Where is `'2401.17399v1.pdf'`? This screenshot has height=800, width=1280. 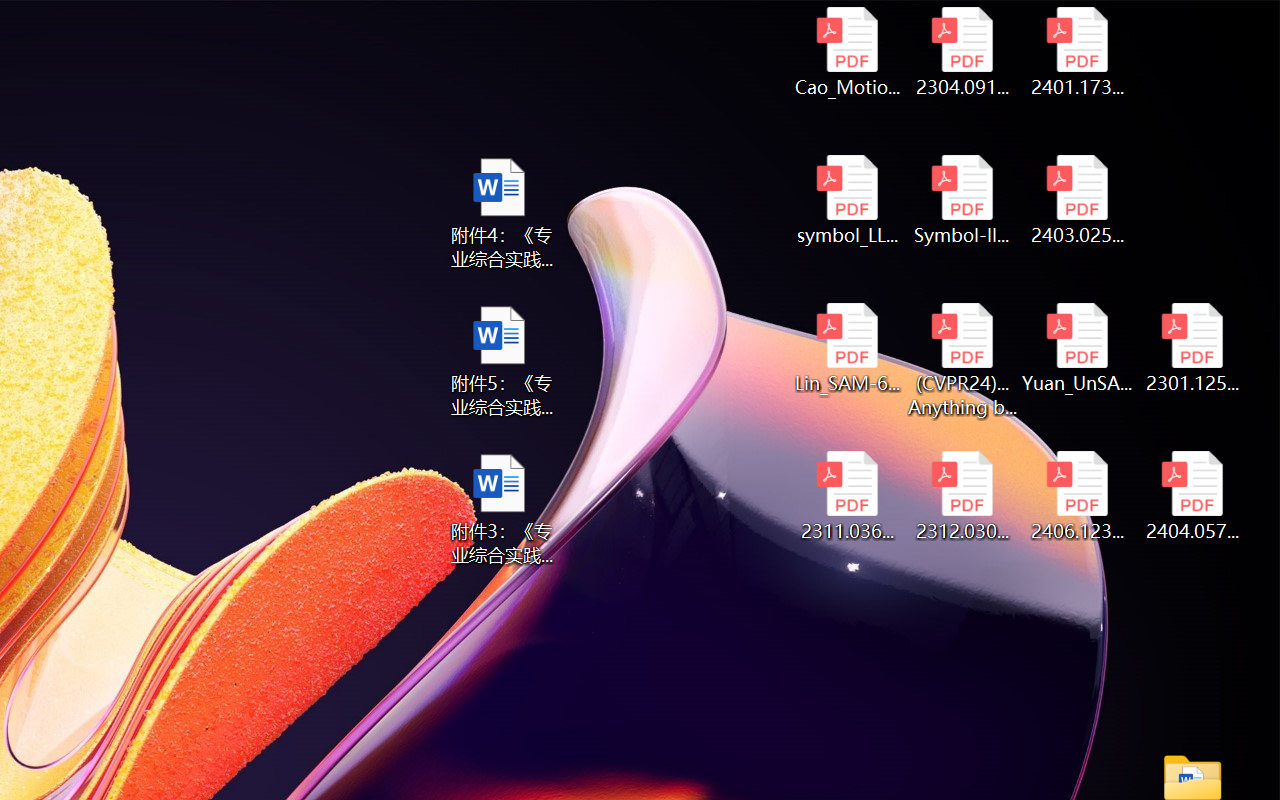 '2401.17399v1.pdf' is located at coordinates (1076, 51).